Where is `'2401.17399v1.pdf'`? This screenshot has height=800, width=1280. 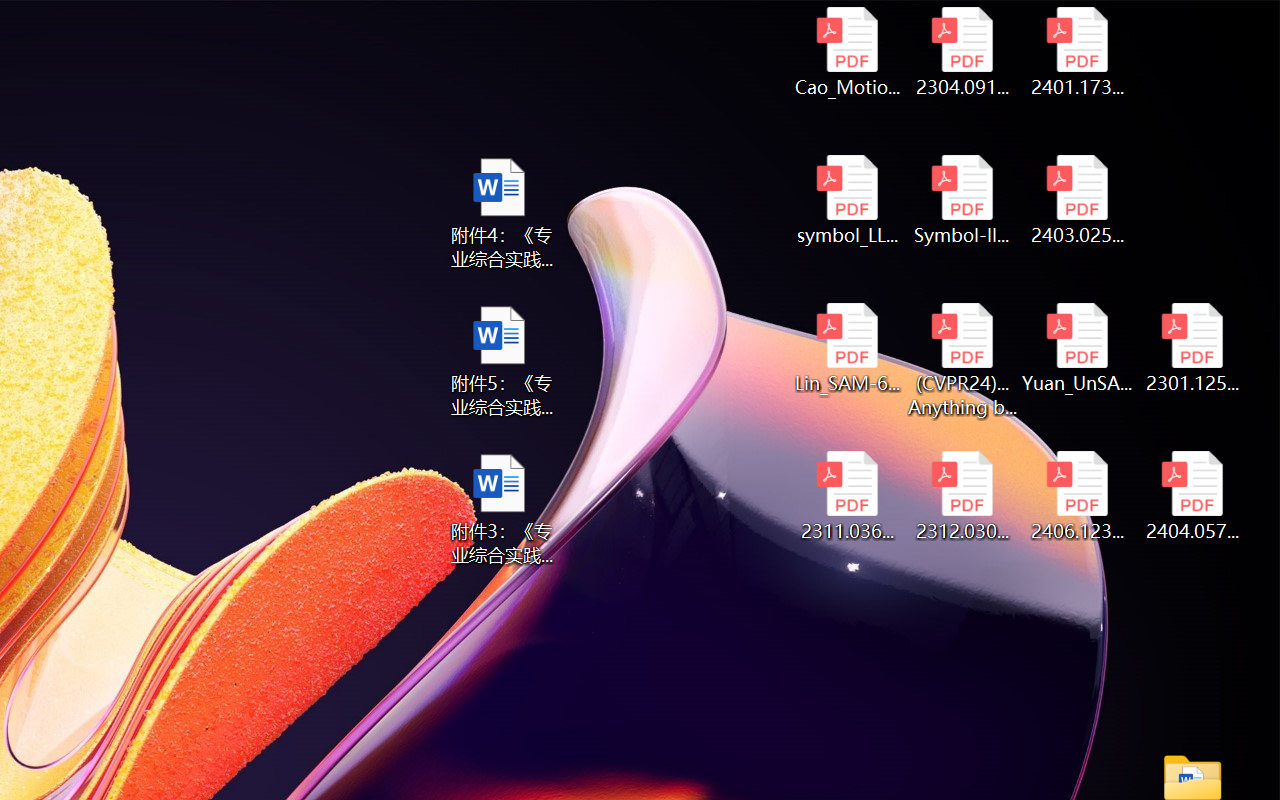 '2401.17399v1.pdf' is located at coordinates (1076, 51).